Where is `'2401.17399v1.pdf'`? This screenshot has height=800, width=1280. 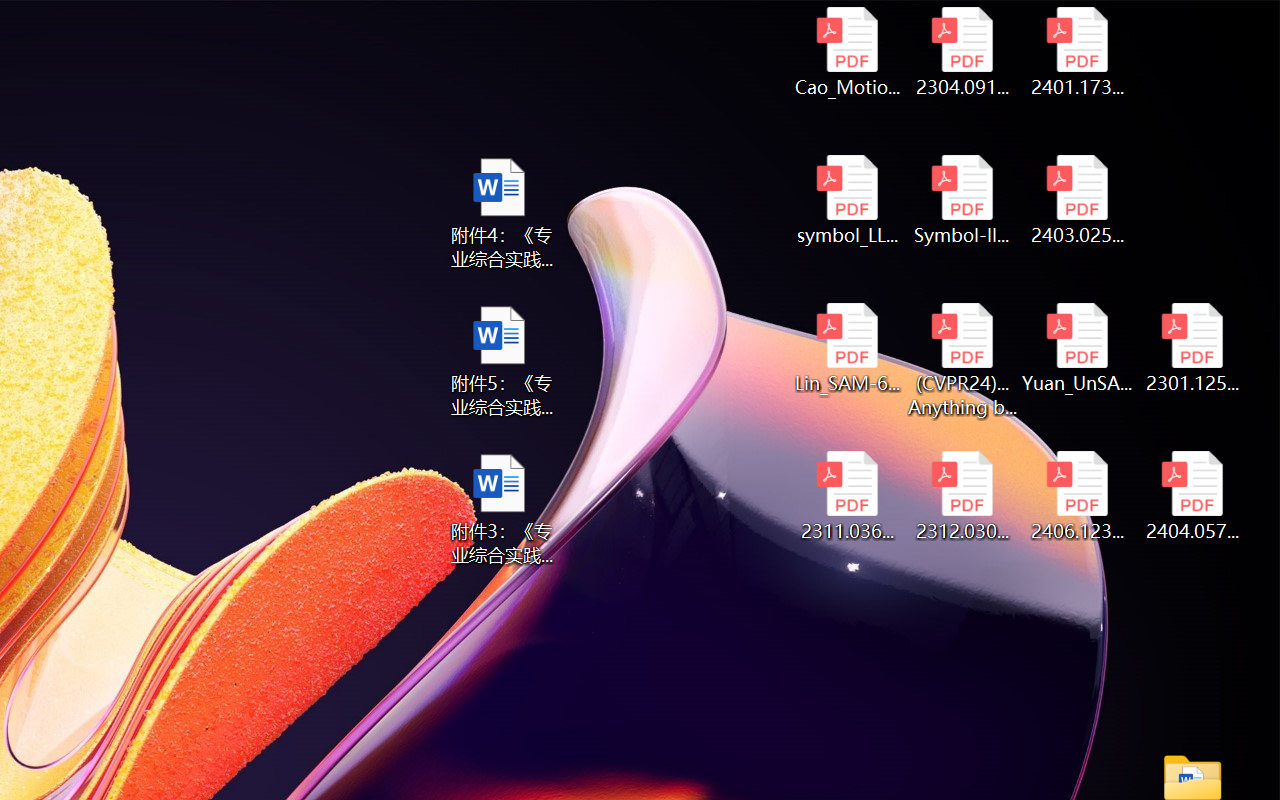 '2401.17399v1.pdf' is located at coordinates (1076, 51).